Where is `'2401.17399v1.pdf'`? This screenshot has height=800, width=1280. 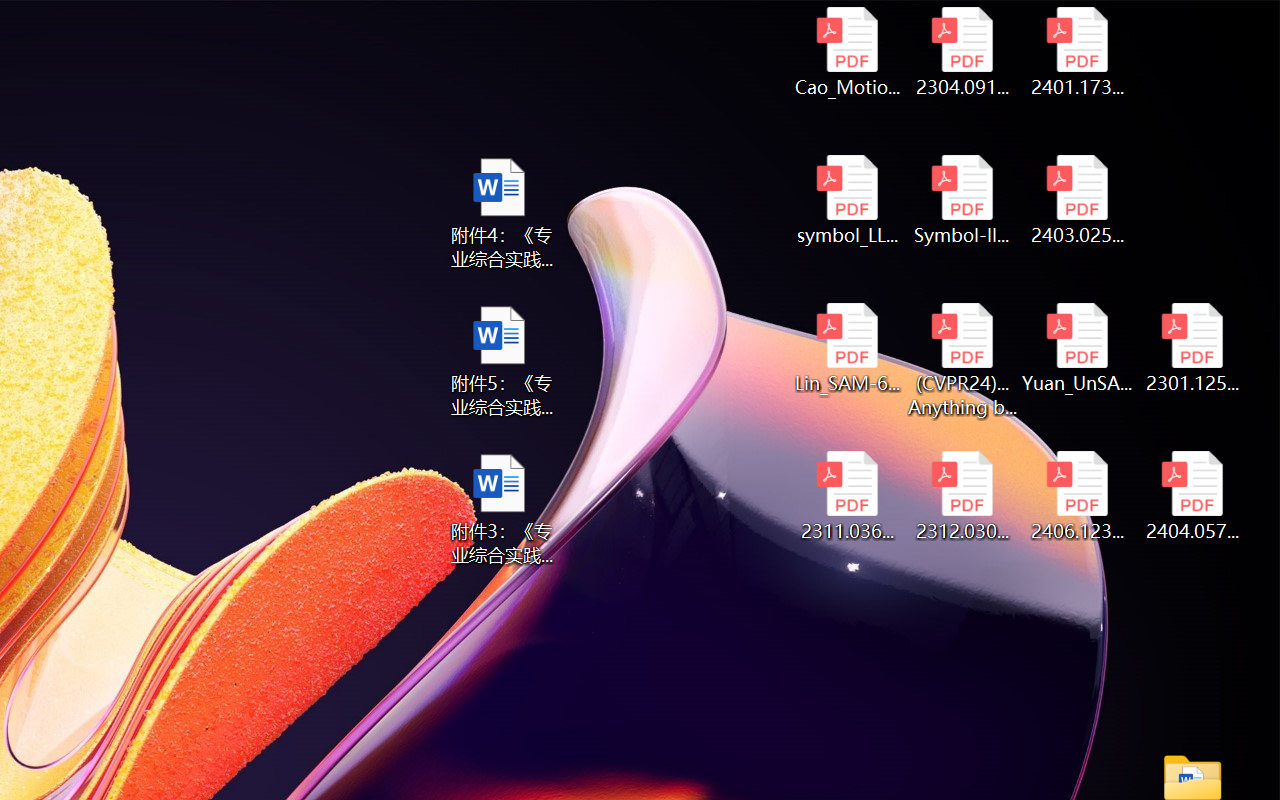 '2401.17399v1.pdf' is located at coordinates (1076, 51).